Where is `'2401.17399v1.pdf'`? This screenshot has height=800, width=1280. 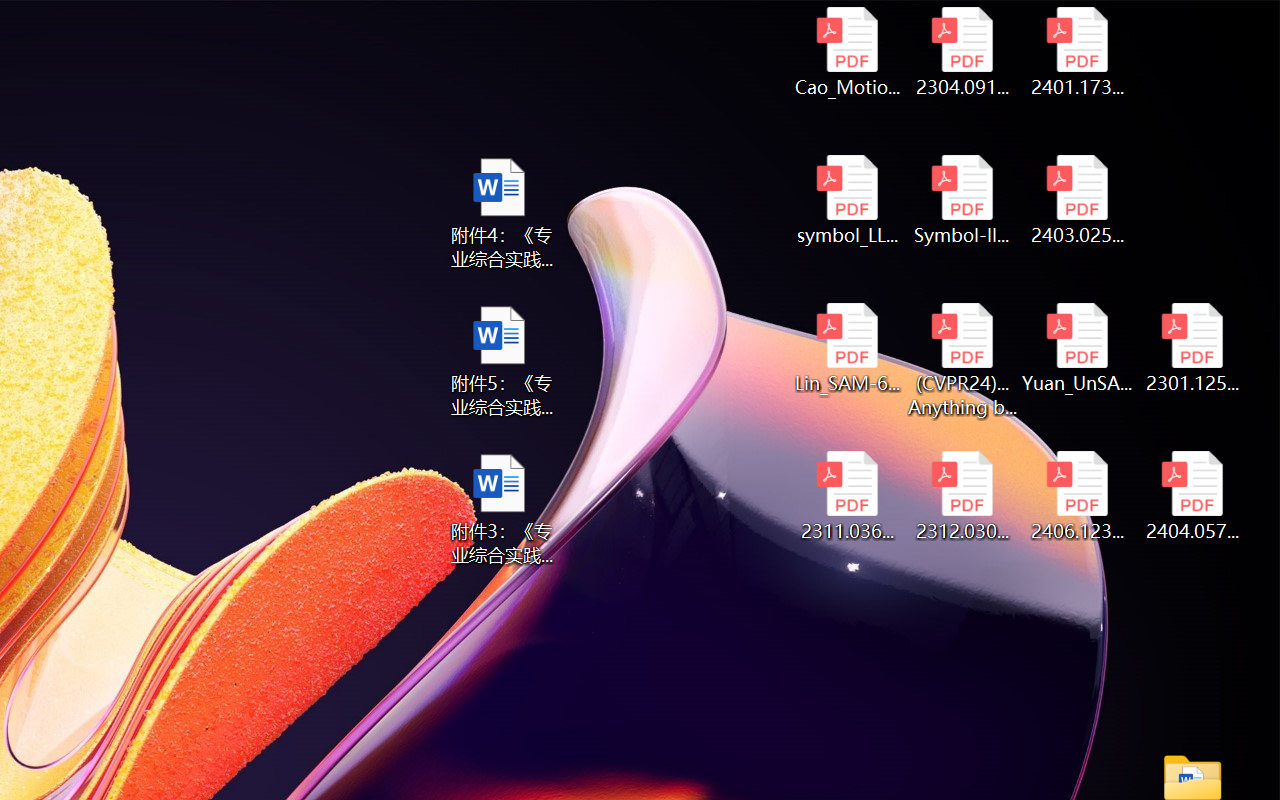 '2401.17399v1.pdf' is located at coordinates (1076, 51).